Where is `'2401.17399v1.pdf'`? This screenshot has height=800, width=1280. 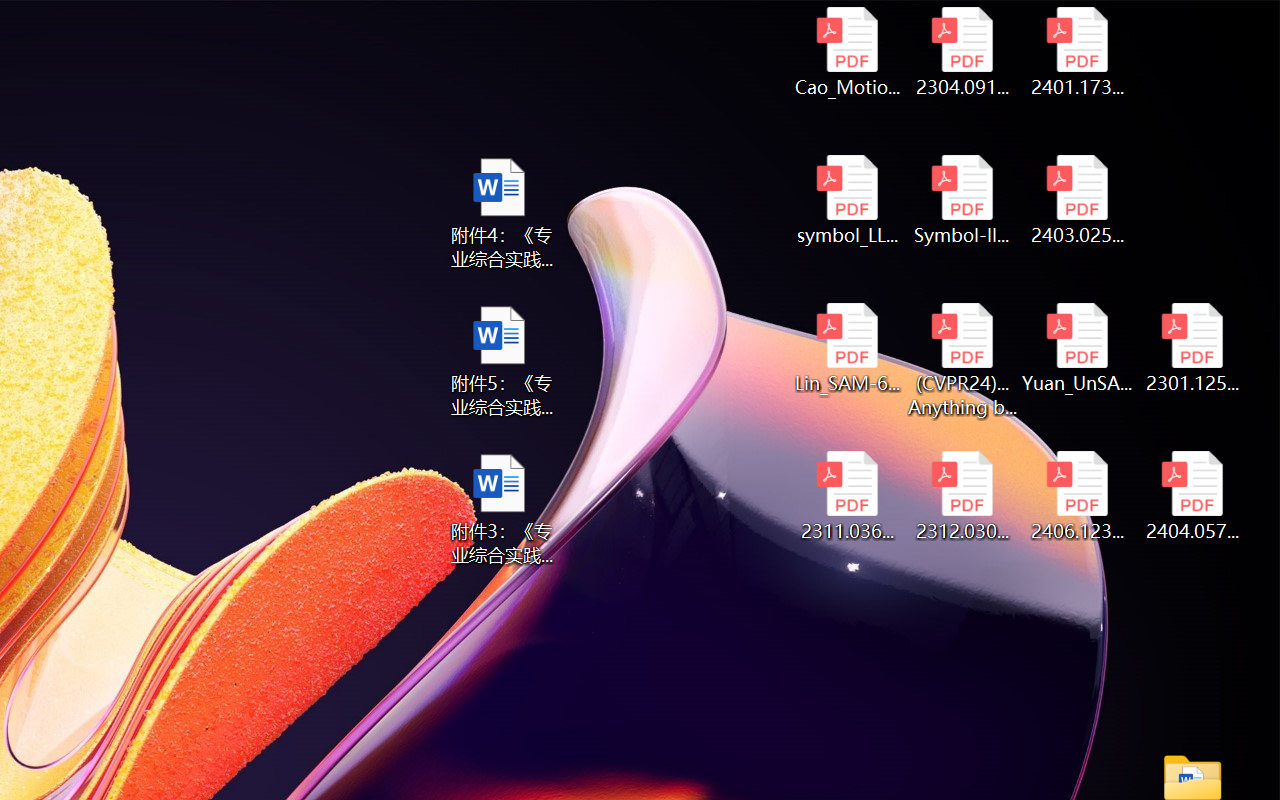 '2401.17399v1.pdf' is located at coordinates (1076, 51).